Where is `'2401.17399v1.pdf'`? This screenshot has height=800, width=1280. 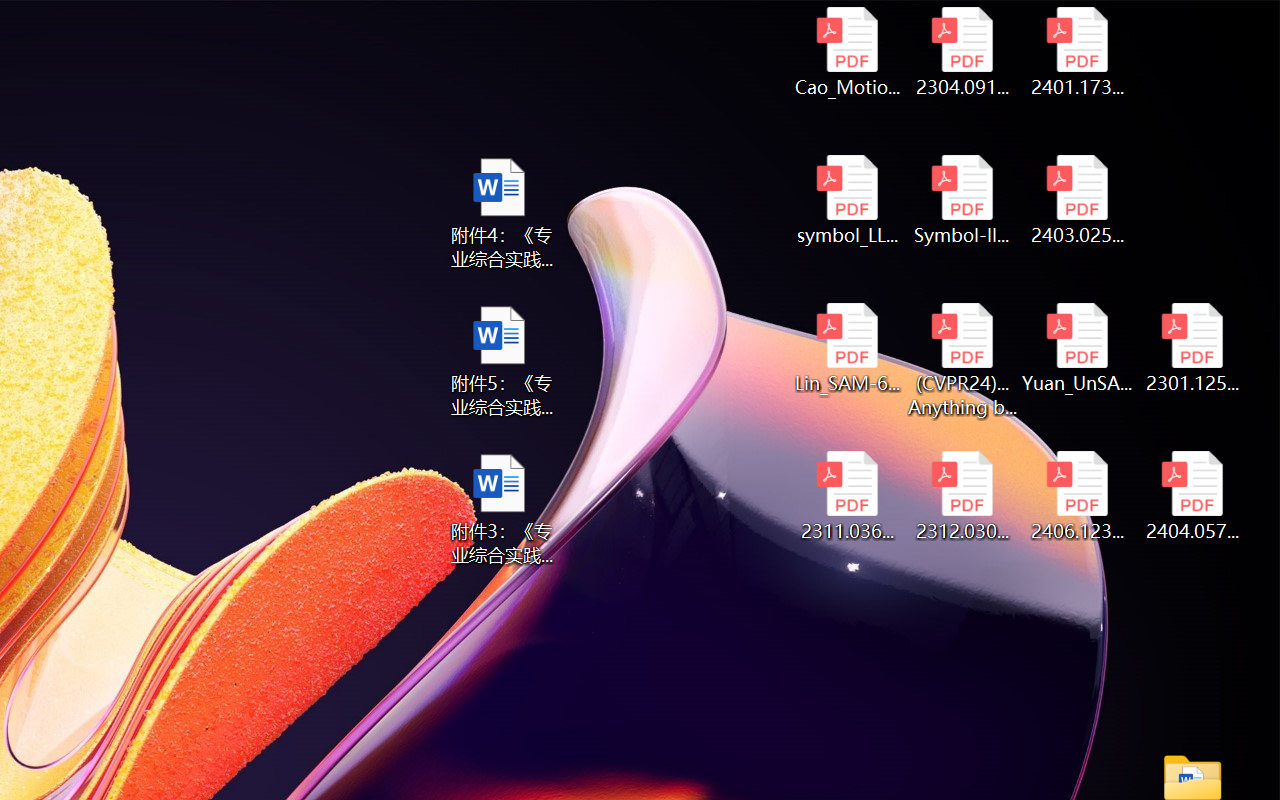 '2401.17399v1.pdf' is located at coordinates (1076, 51).